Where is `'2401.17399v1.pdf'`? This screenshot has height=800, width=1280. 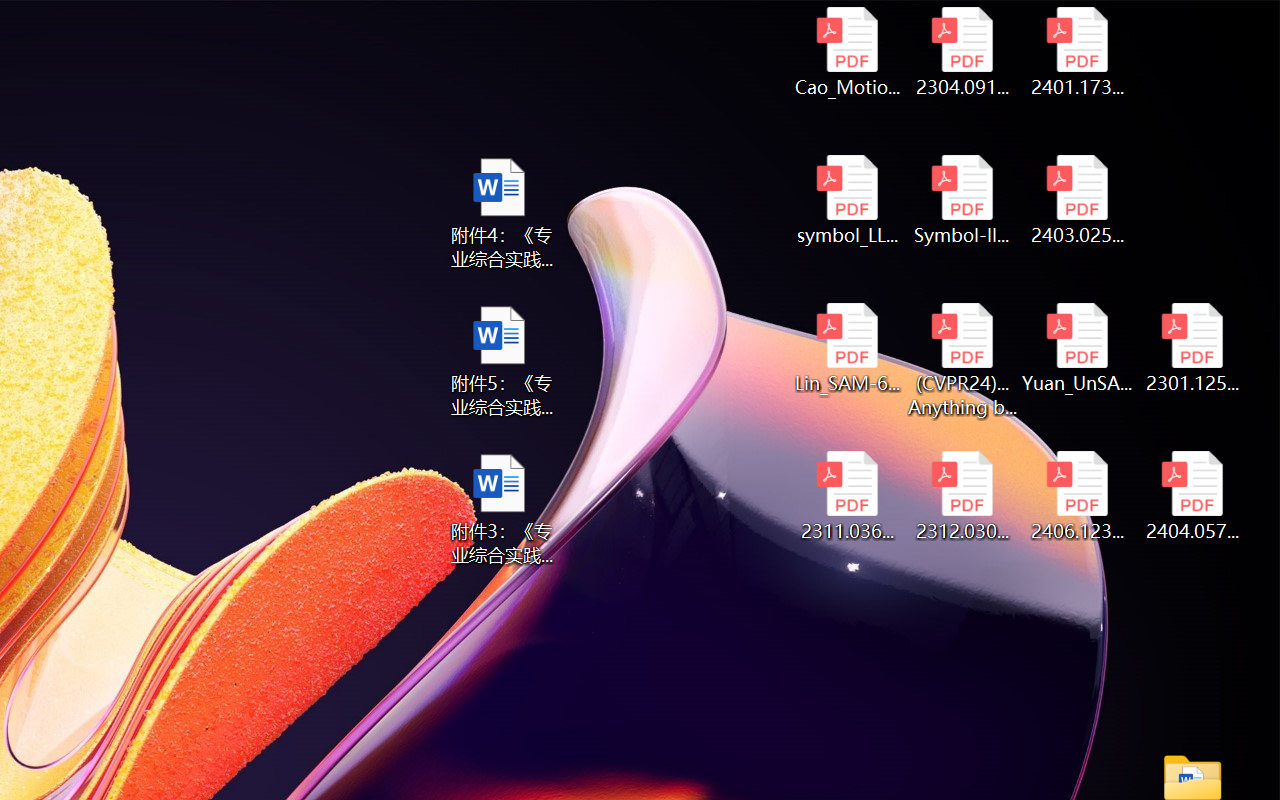 '2401.17399v1.pdf' is located at coordinates (1076, 51).